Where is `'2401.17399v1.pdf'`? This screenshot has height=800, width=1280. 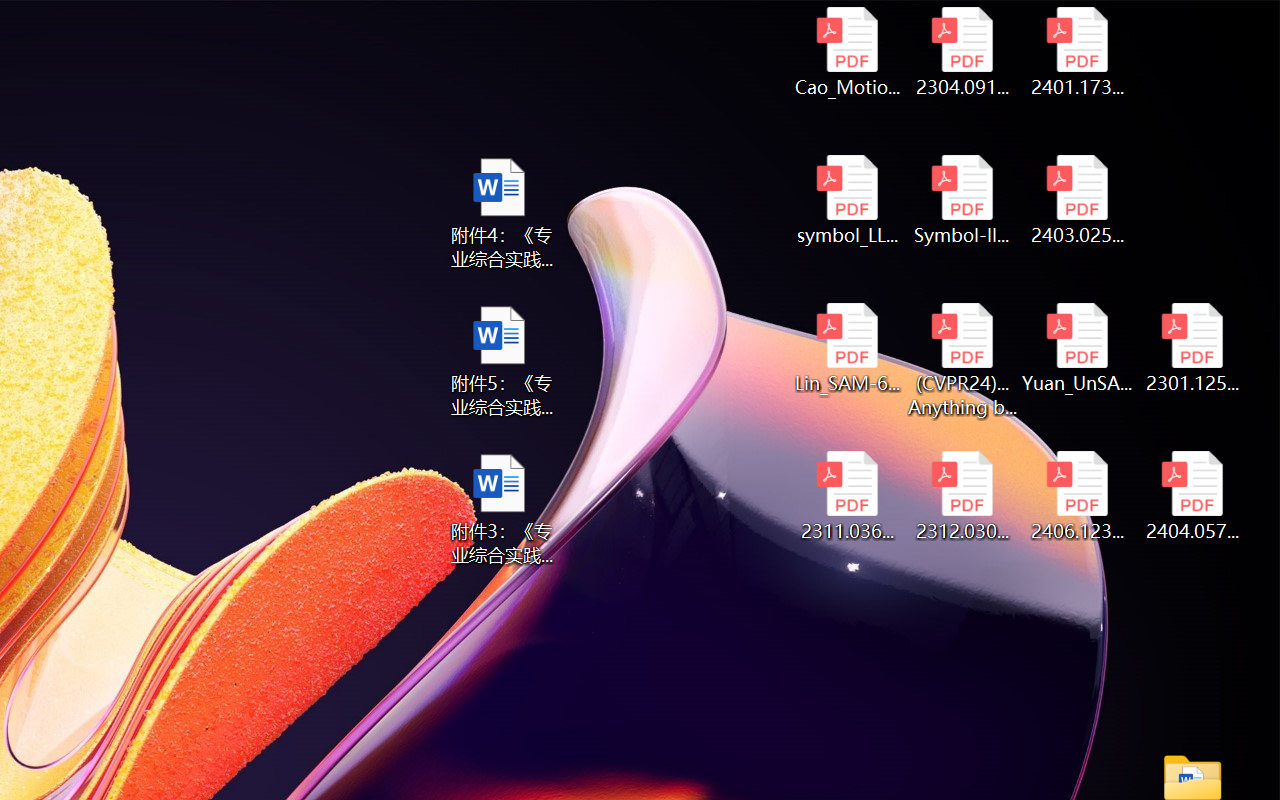 '2401.17399v1.pdf' is located at coordinates (1076, 51).